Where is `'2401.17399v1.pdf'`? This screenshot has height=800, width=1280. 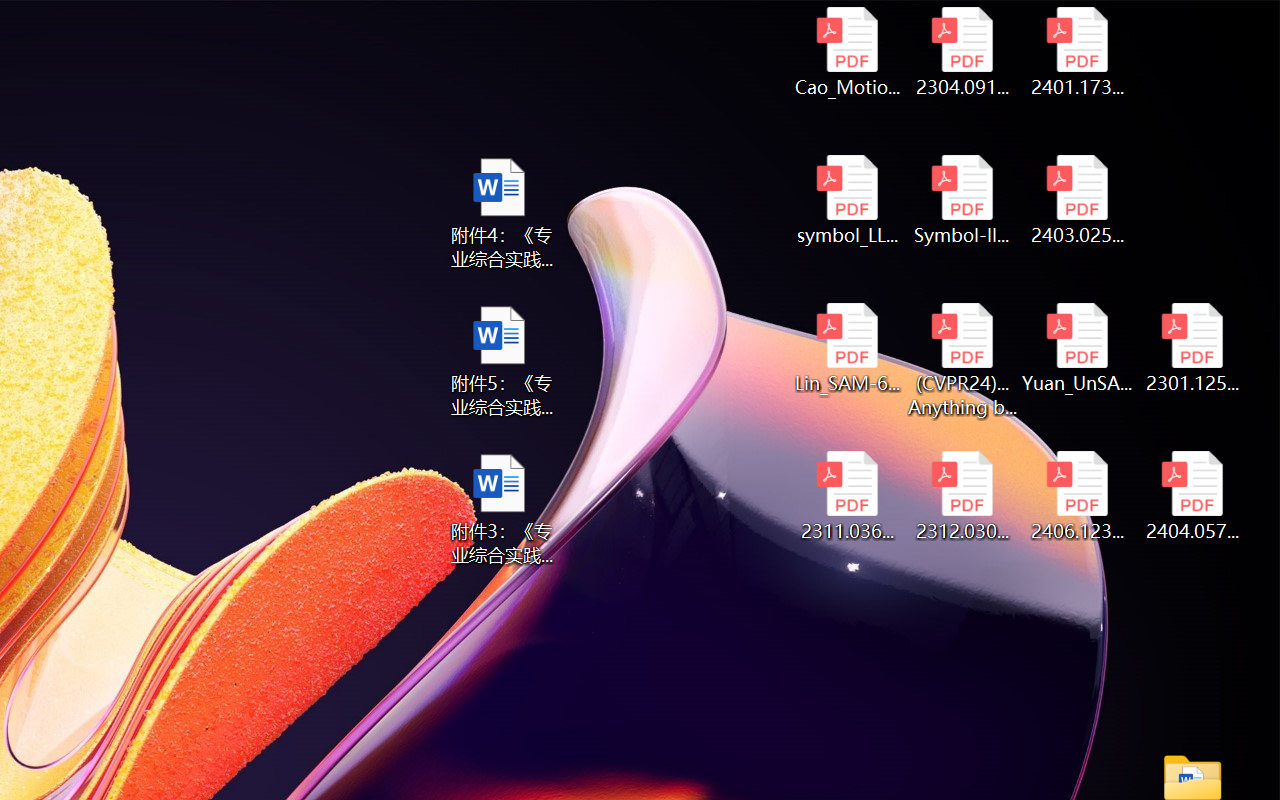 '2401.17399v1.pdf' is located at coordinates (1076, 51).